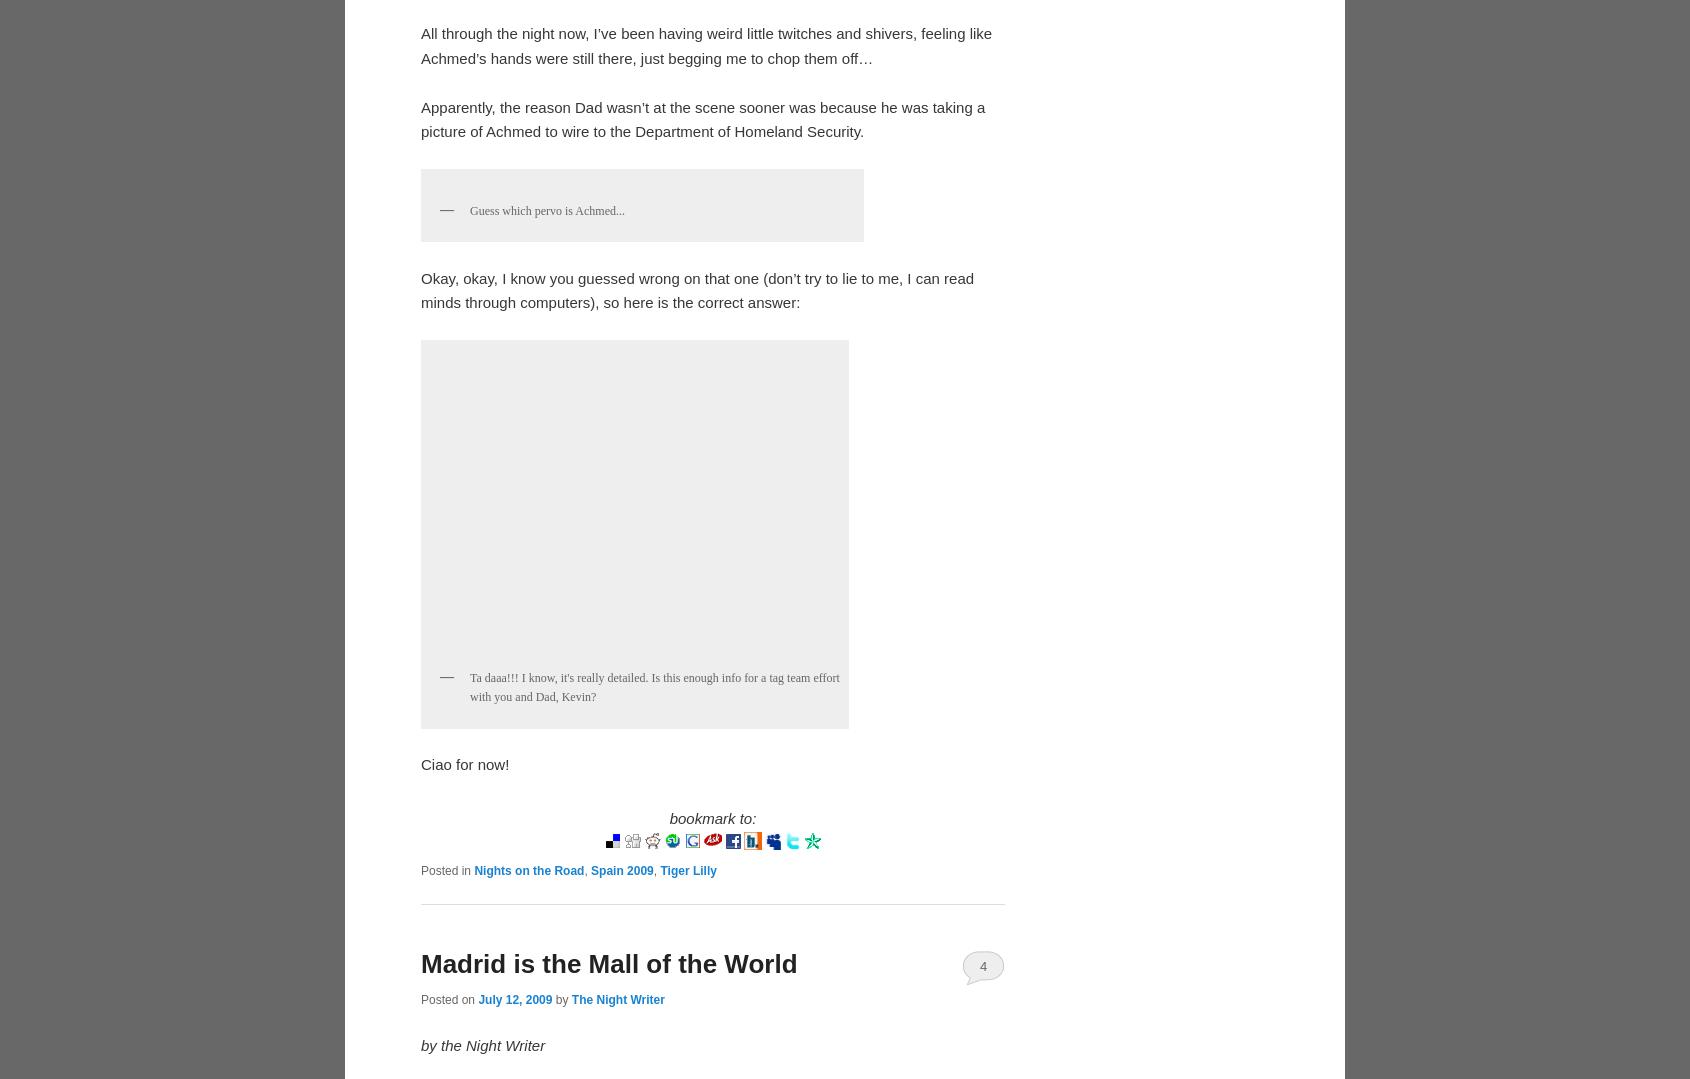 Image resolution: width=1690 pixels, height=1079 pixels. What do you see at coordinates (469, 42) in the screenshot?
I see `'Oct'` at bounding box center [469, 42].